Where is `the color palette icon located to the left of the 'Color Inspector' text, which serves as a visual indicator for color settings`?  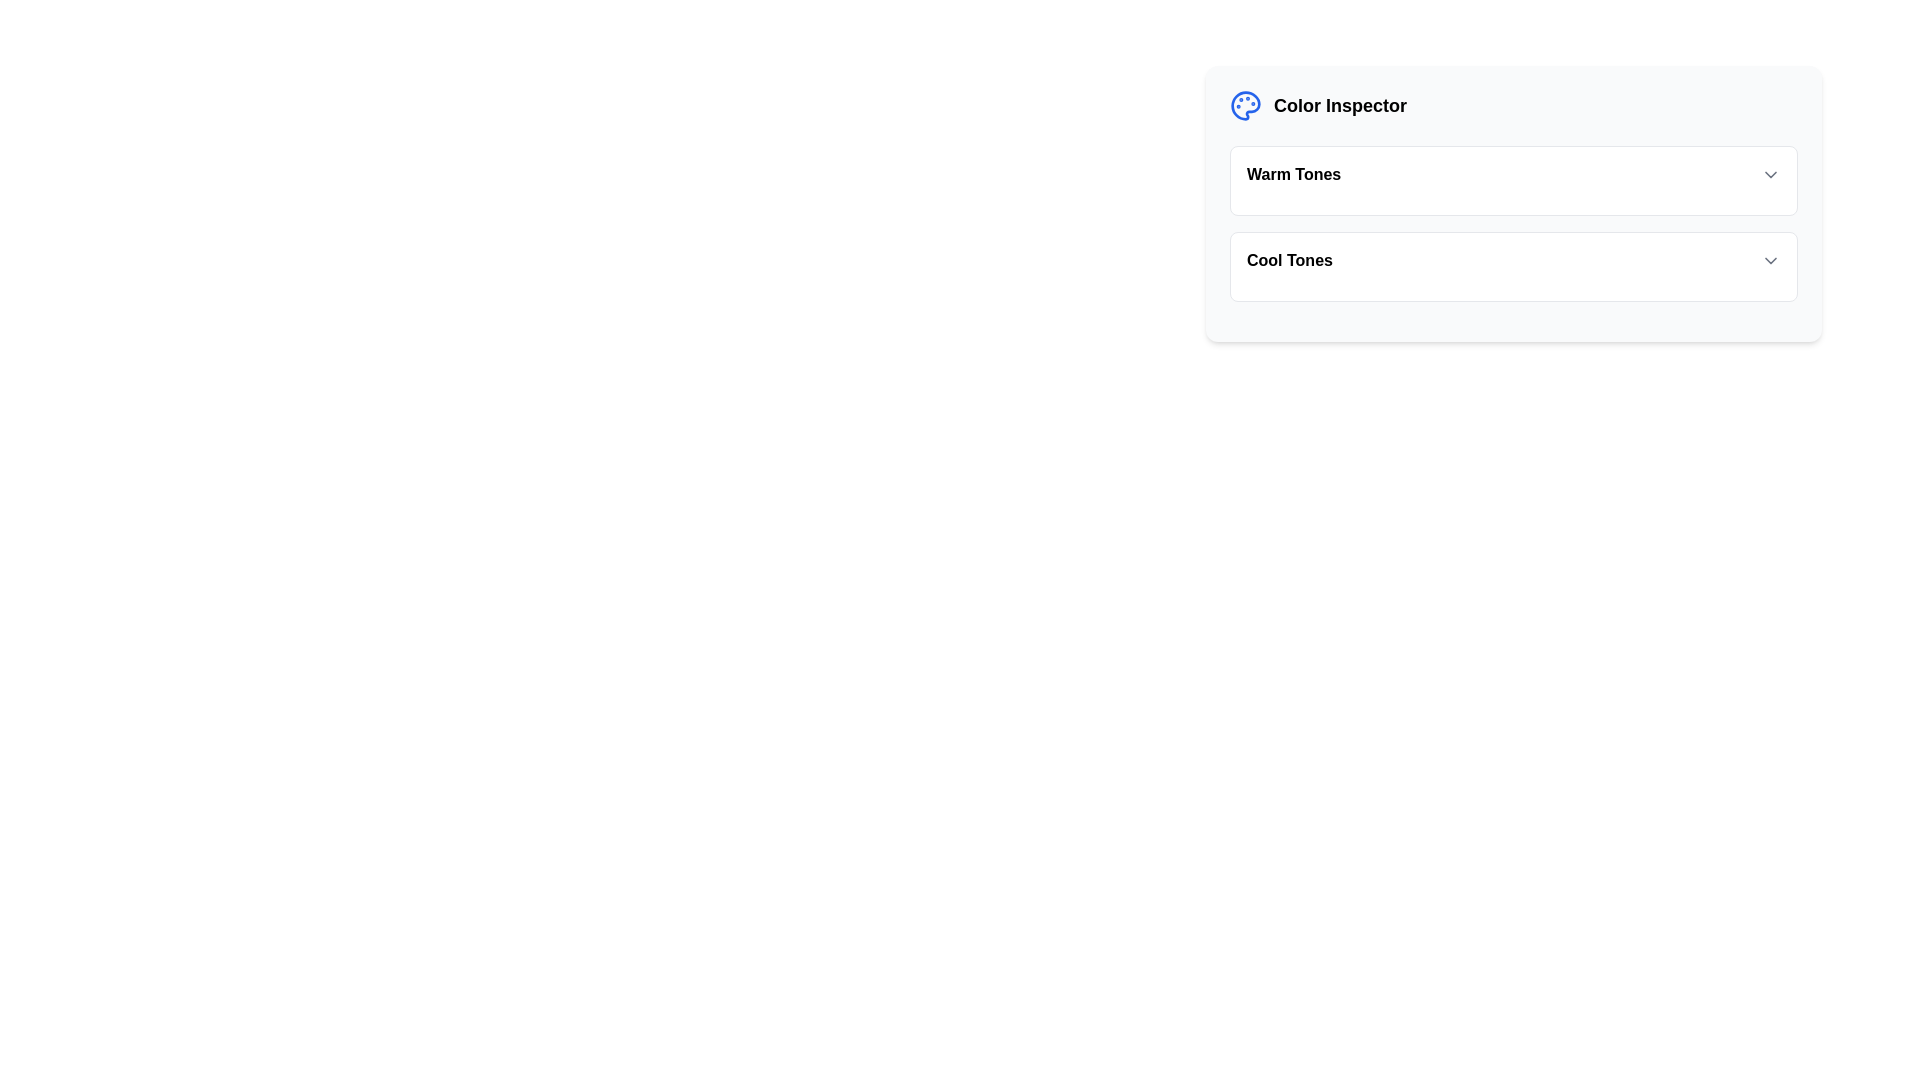
the color palette icon located to the left of the 'Color Inspector' text, which serves as a visual indicator for color settings is located at coordinates (1245, 105).